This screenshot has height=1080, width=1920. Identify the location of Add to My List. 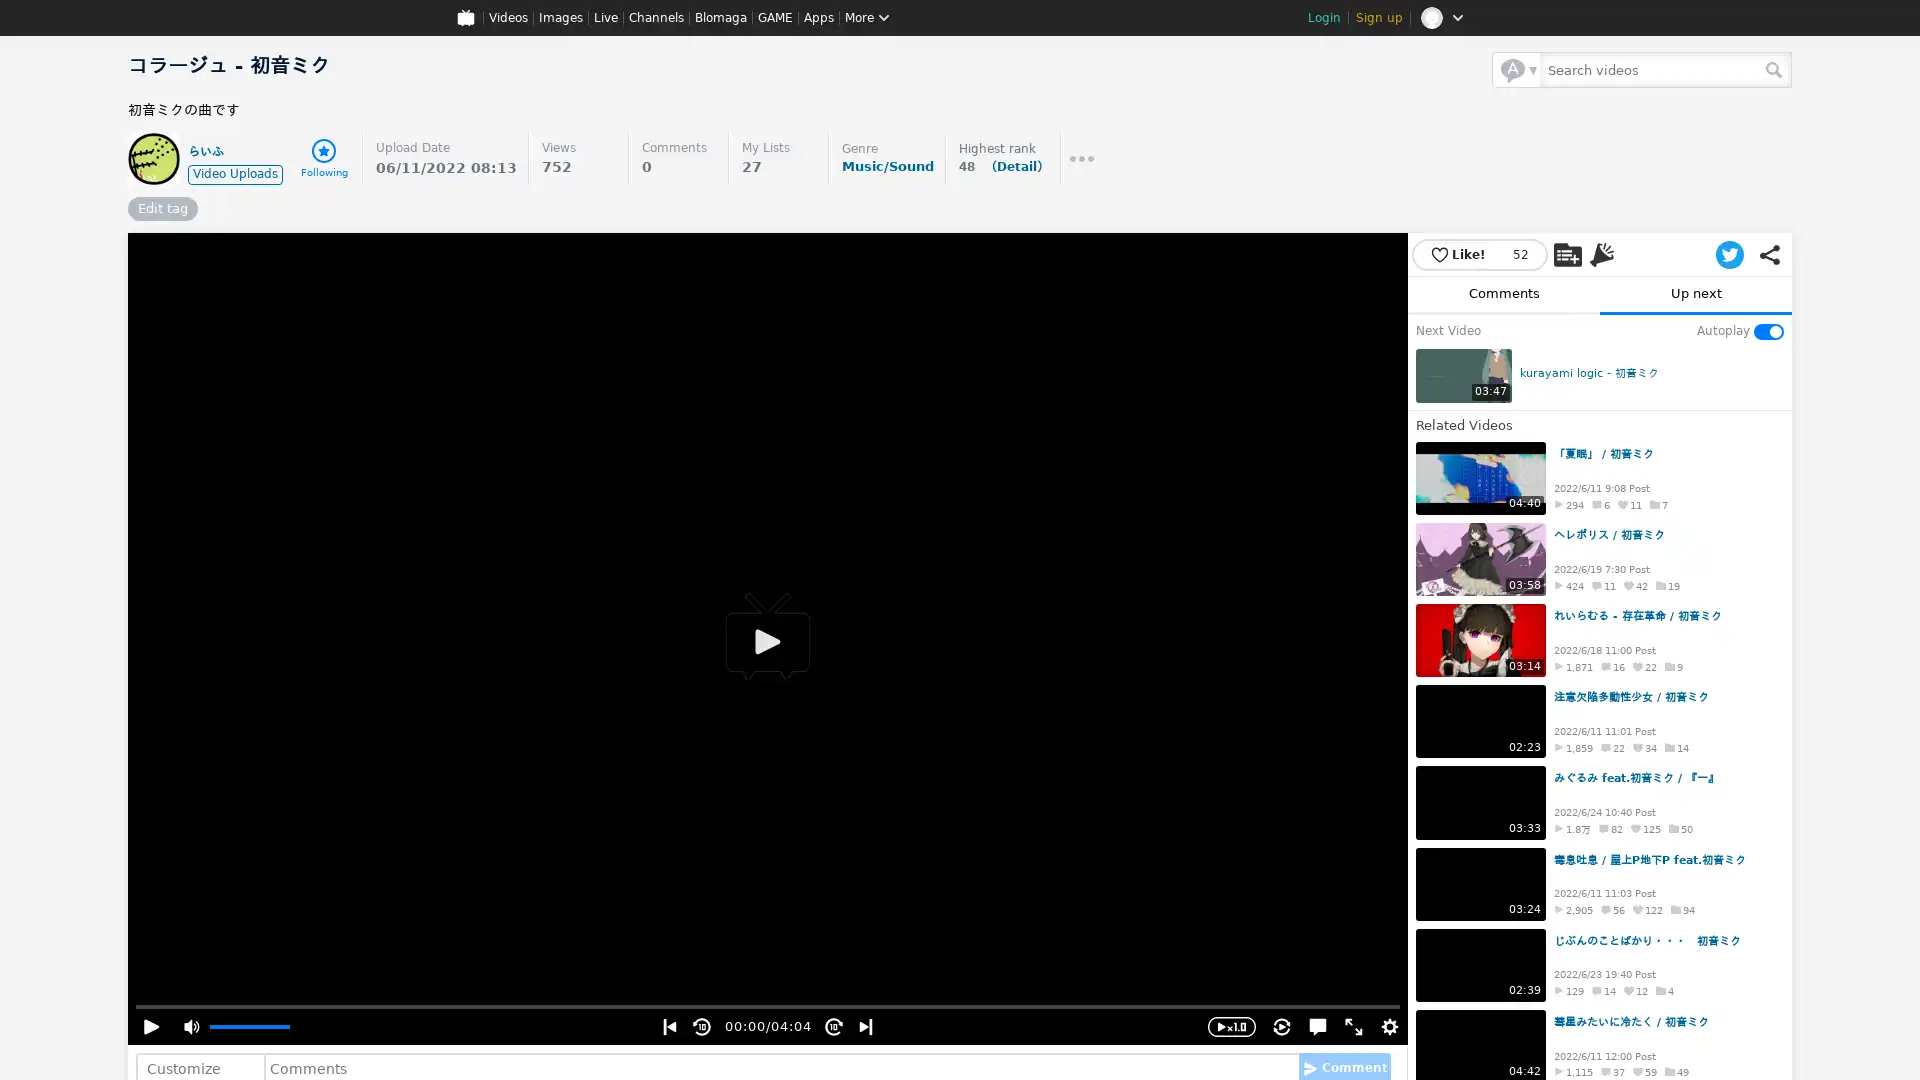
(1567, 253).